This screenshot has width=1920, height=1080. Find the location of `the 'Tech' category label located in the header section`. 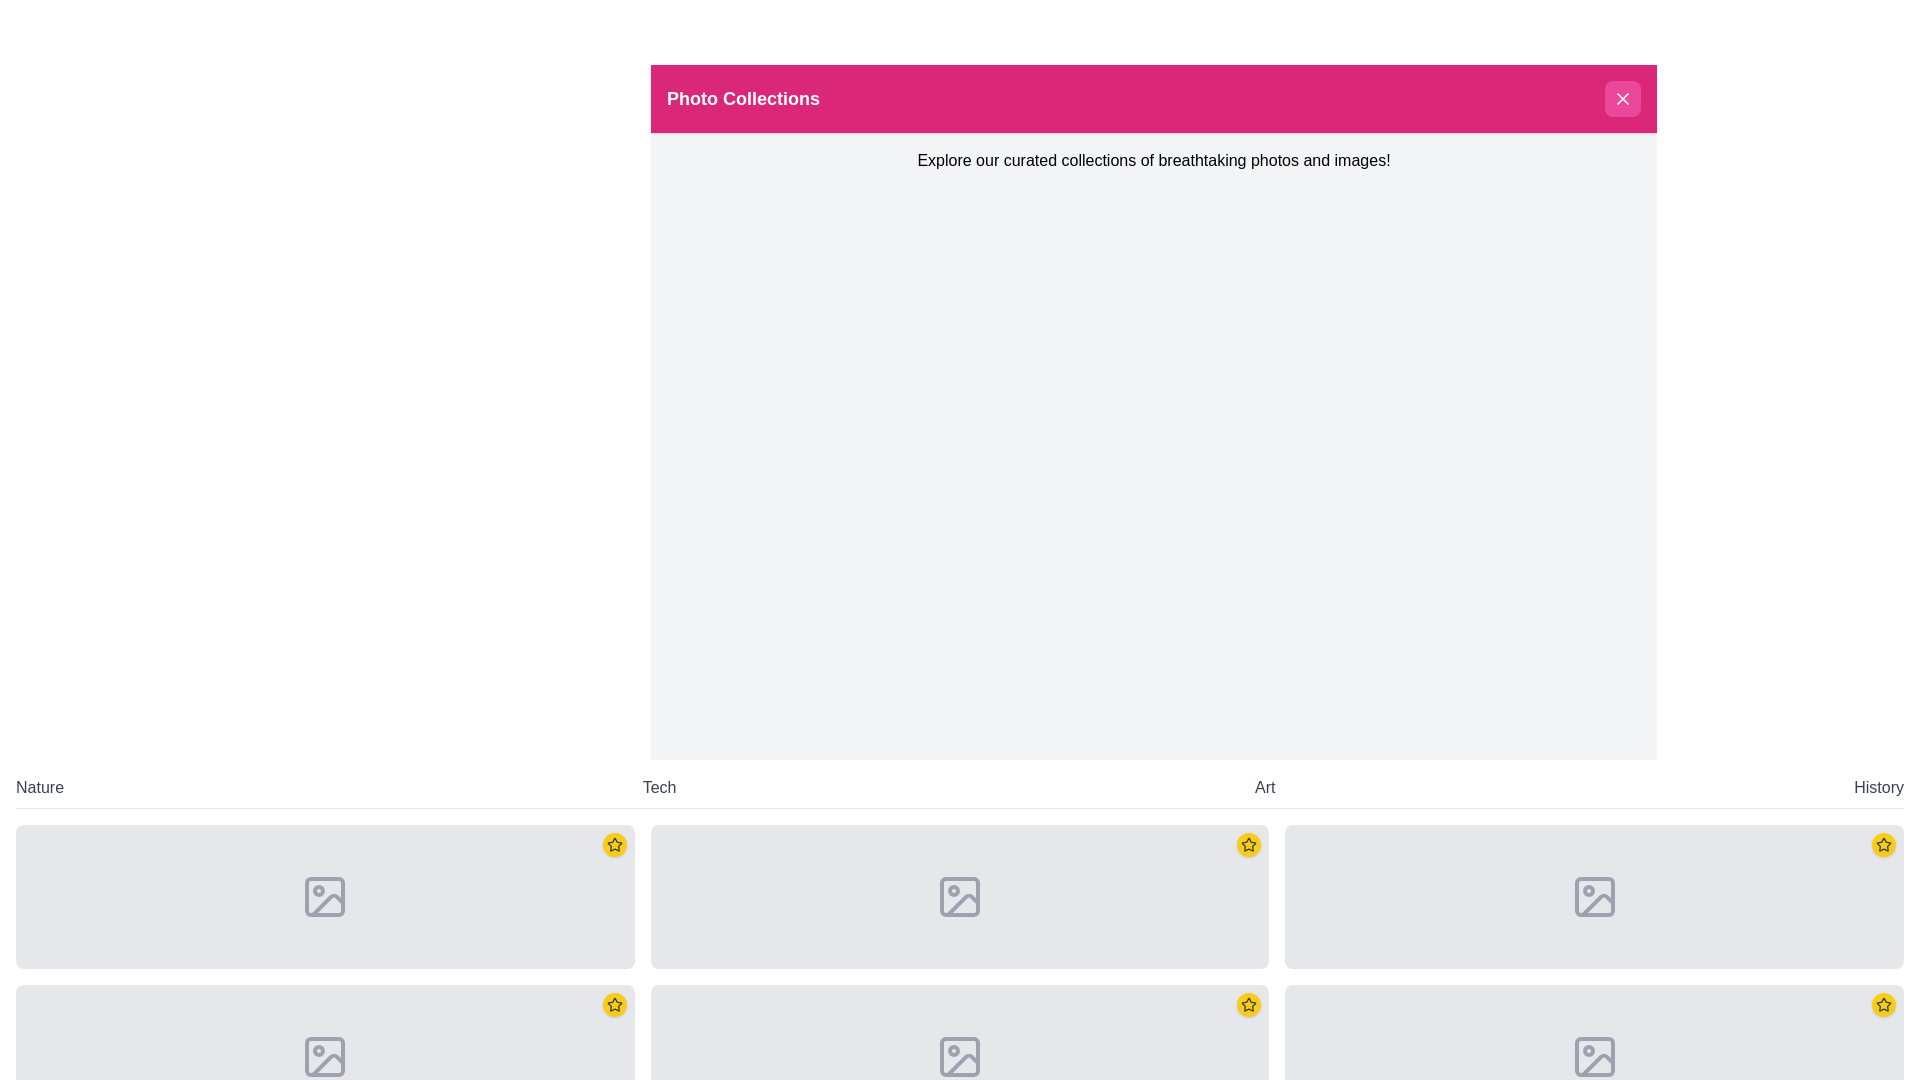

the 'Tech' category label located in the header section is located at coordinates (659, 786).